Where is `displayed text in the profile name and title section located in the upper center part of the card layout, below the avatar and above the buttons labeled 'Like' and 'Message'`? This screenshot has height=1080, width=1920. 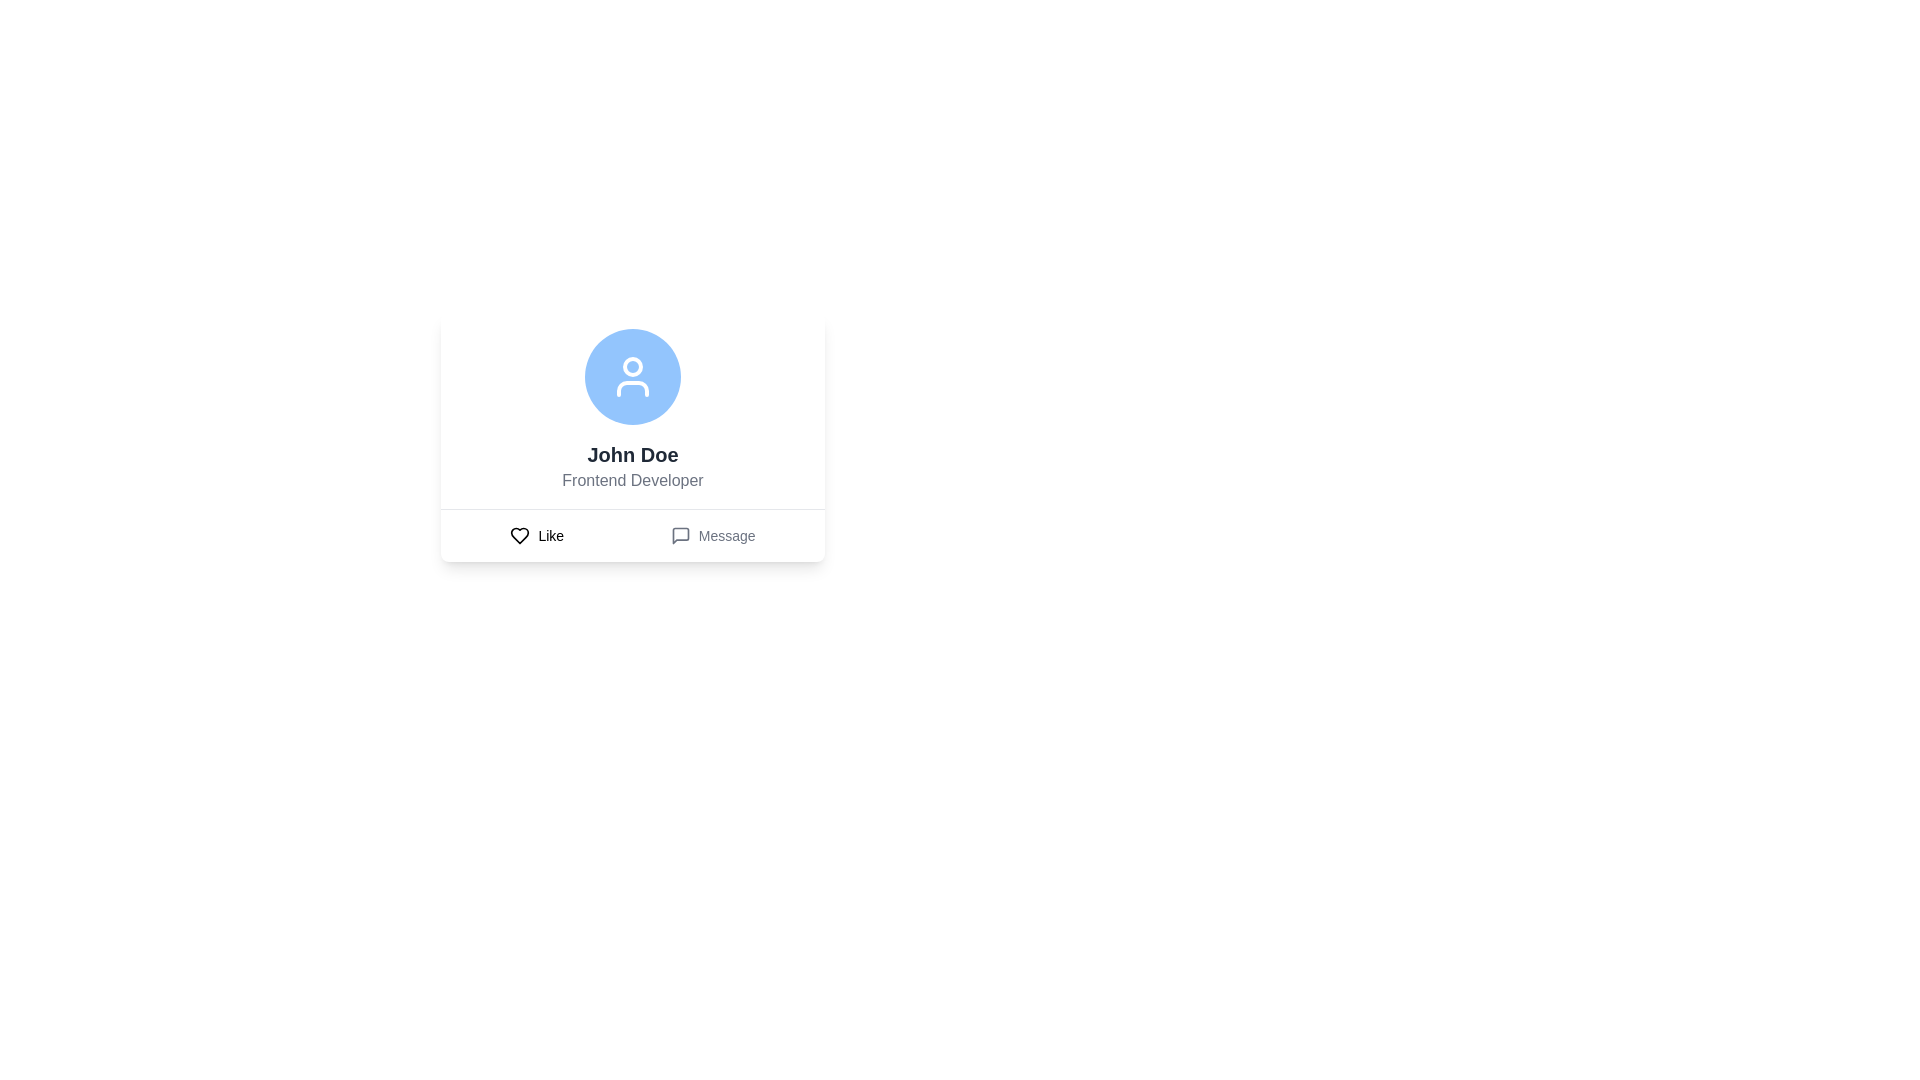
displayed text in the profile name and title section located in the upper center part of the card layout, below the avatar and above the buttons labeled 'Like' and 'Message' is located at coordinates (632, 474).